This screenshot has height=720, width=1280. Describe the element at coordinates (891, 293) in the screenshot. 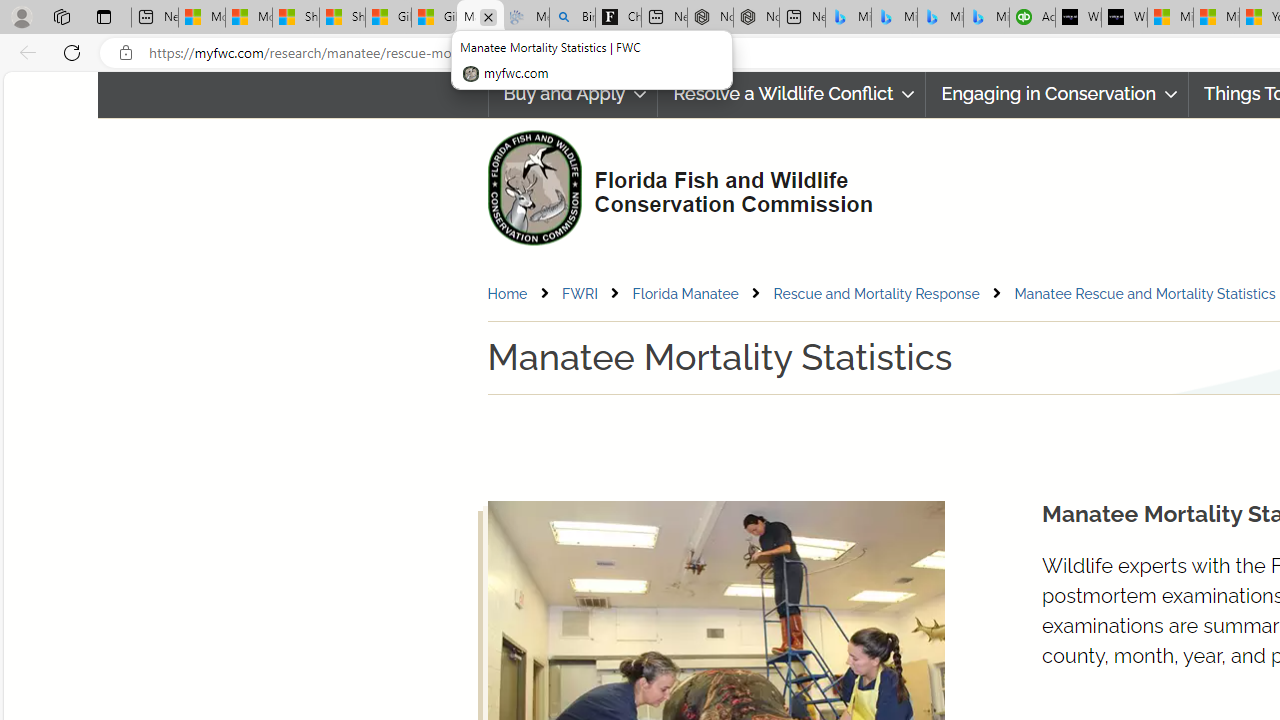

I see `'Rescue and Mortality Response'` at that location.